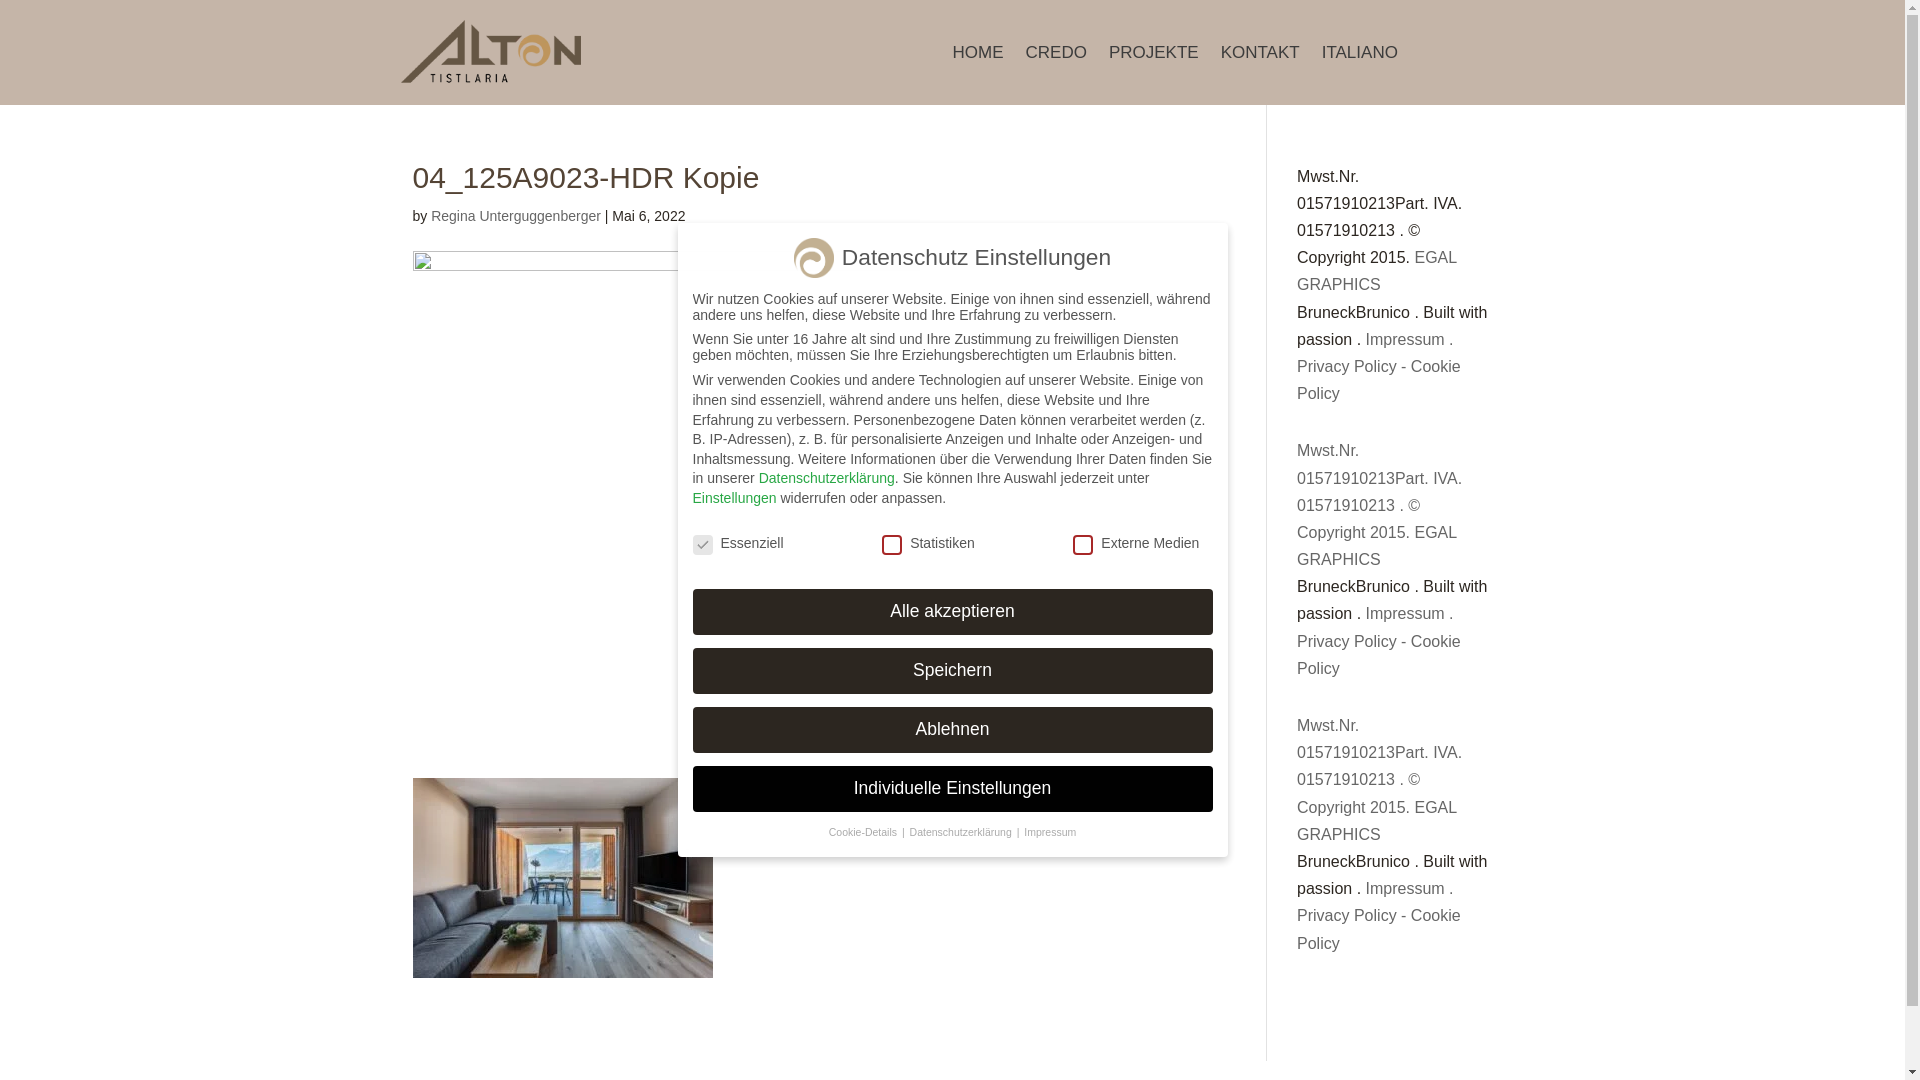 The height and width of the screenshot is (1080, 1920). What do you see at coordinates (1377, 380) in the screenshot?
I see `'Cookie Policy'` at bounding box center [1377, 380].